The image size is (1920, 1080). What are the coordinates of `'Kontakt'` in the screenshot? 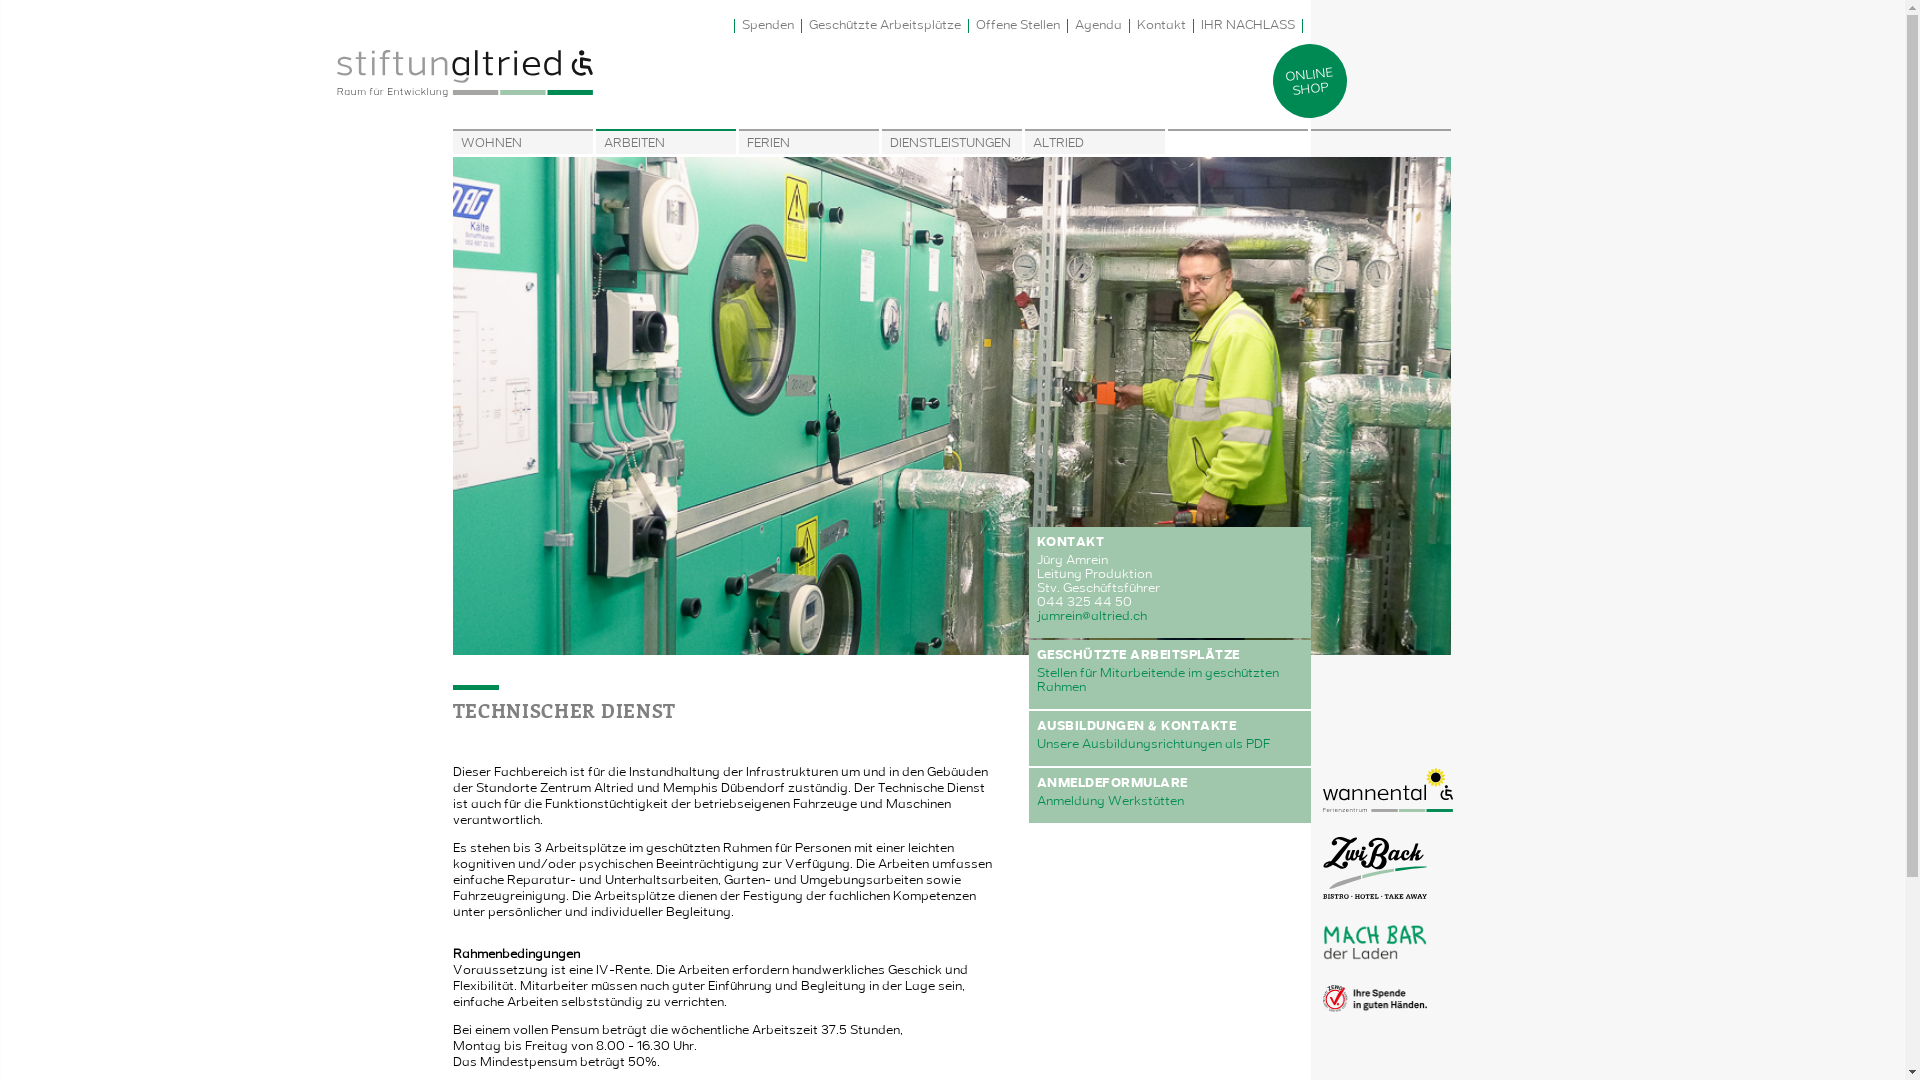 It's located at (1161, 26).